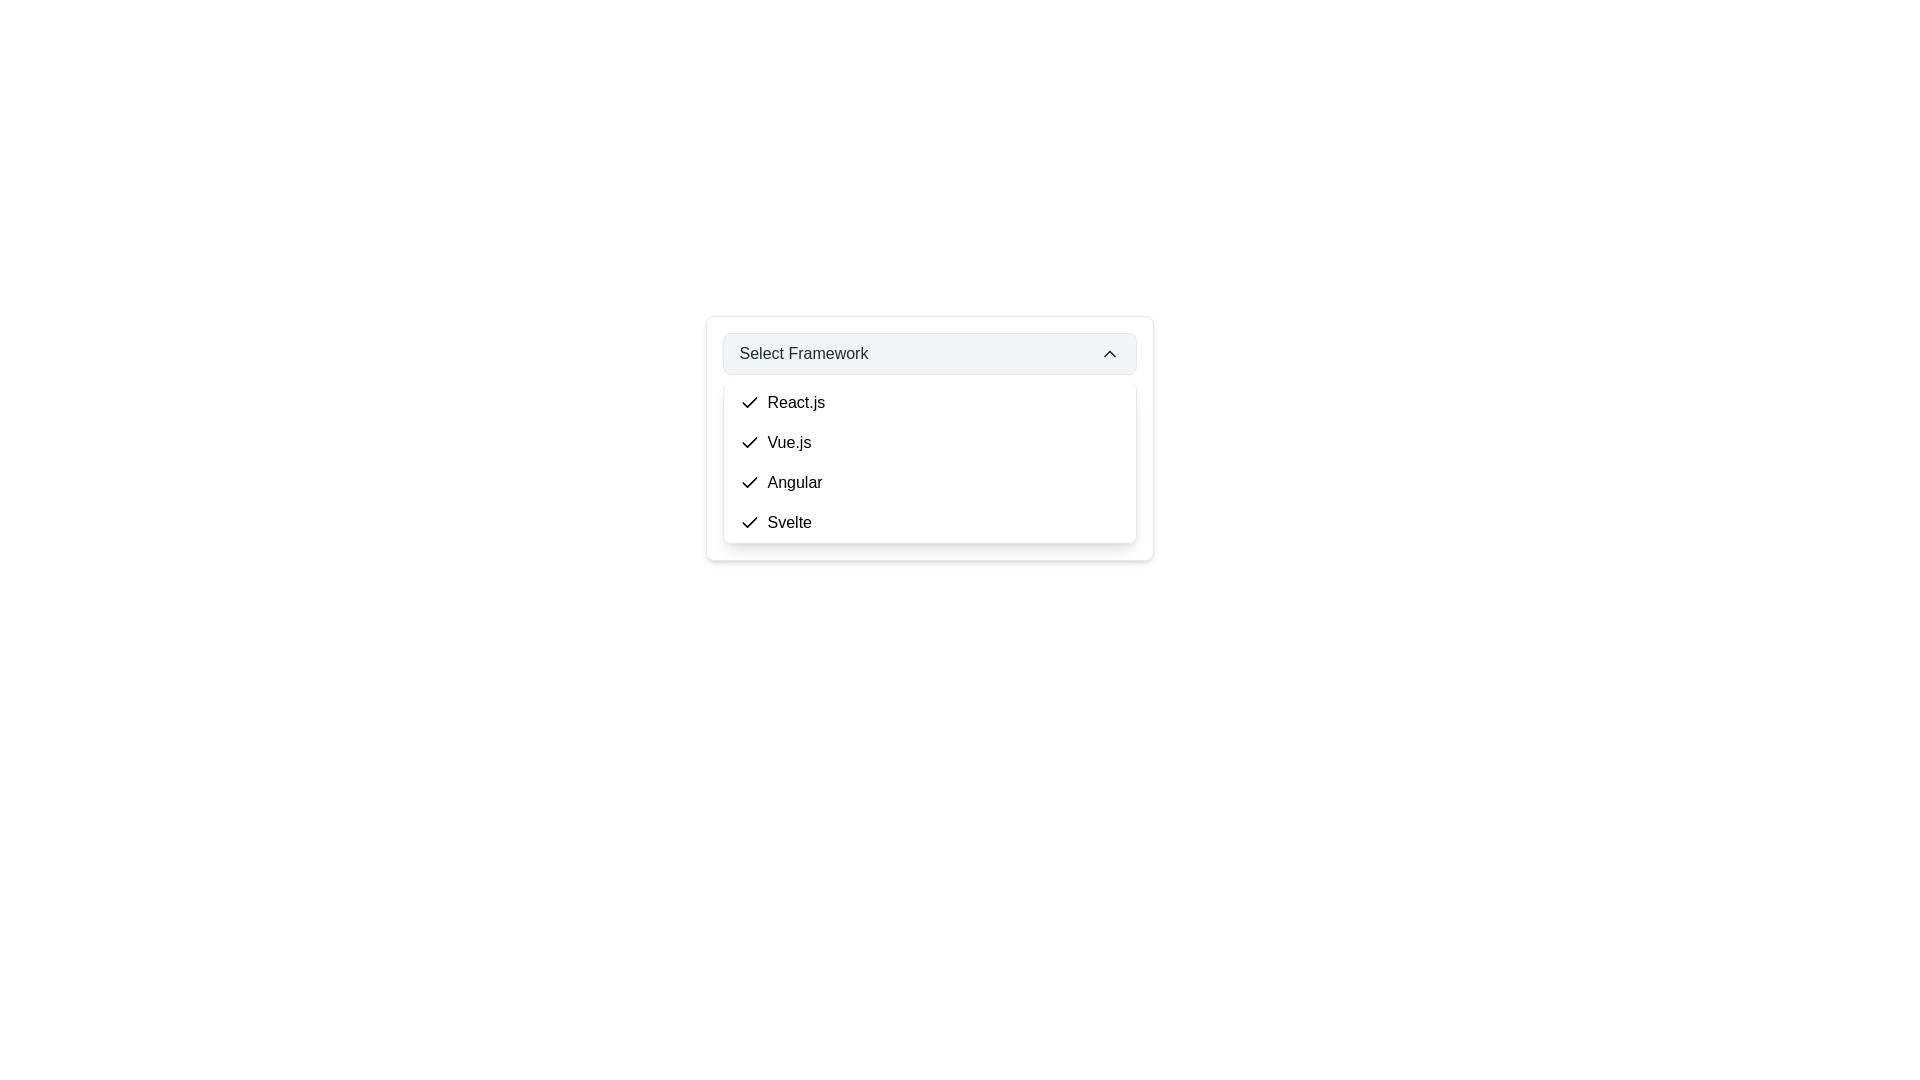 Image resolution: width=1920 pixels, height=1080 pixels. I want to click on the checkmark icon displayed to the left of the 'Angular' entry in the 'Select Framework' dropdown menu, so click(748, 482).